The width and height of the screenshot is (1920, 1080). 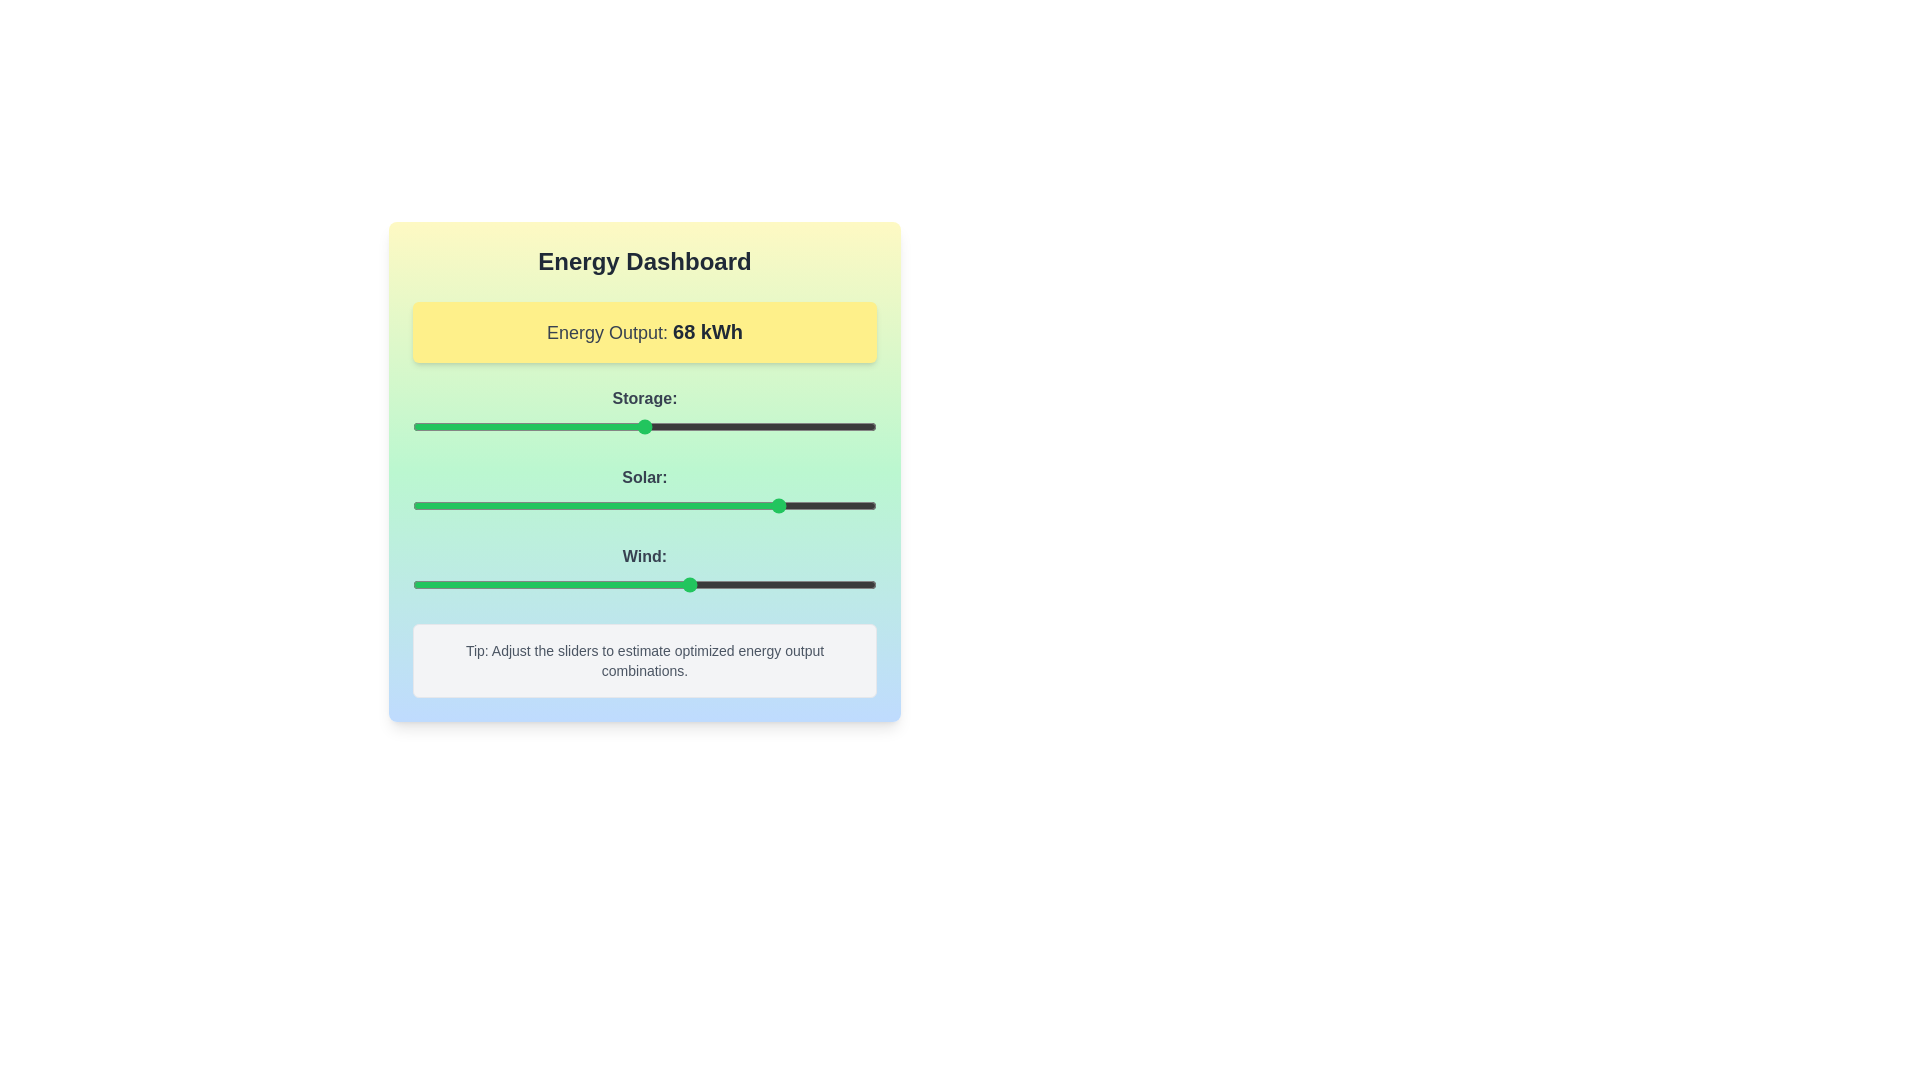 What do you see at coordinates (769, 426) in the screenshot?
I see `the 'Storage' slider to 77` at bounding box center [769, 426].